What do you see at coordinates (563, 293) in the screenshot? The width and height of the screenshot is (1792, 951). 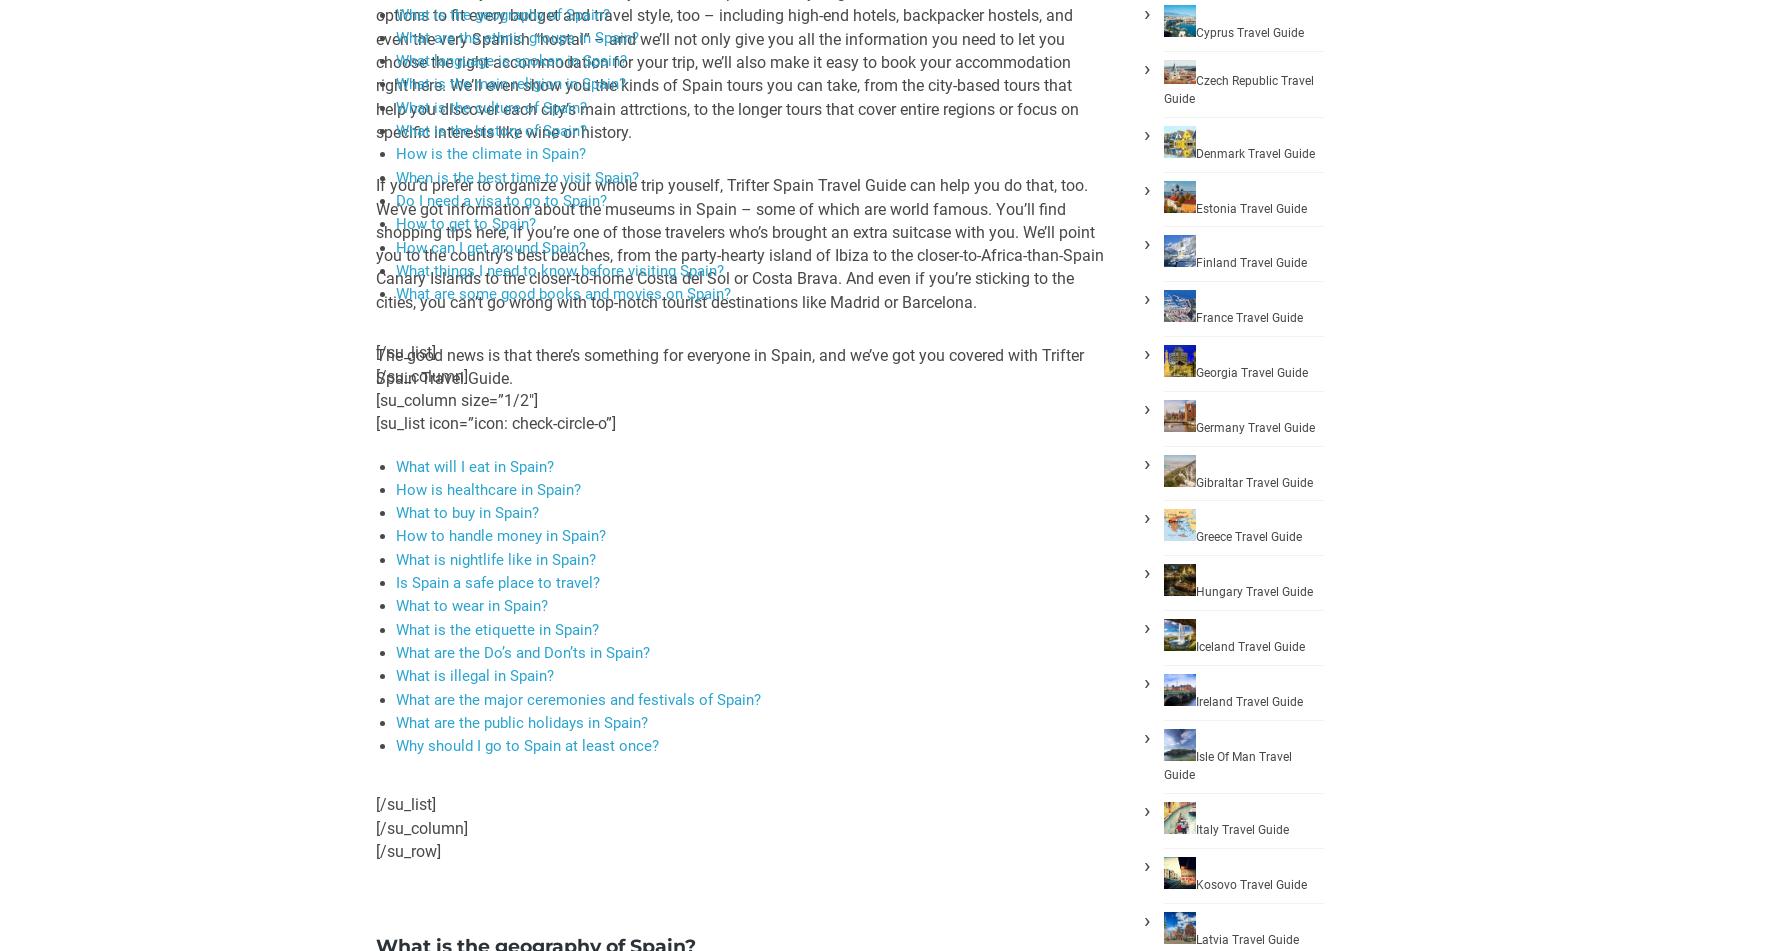 I see `'What are some good books and movies on Spain?'` at bounding box center [563, 293].